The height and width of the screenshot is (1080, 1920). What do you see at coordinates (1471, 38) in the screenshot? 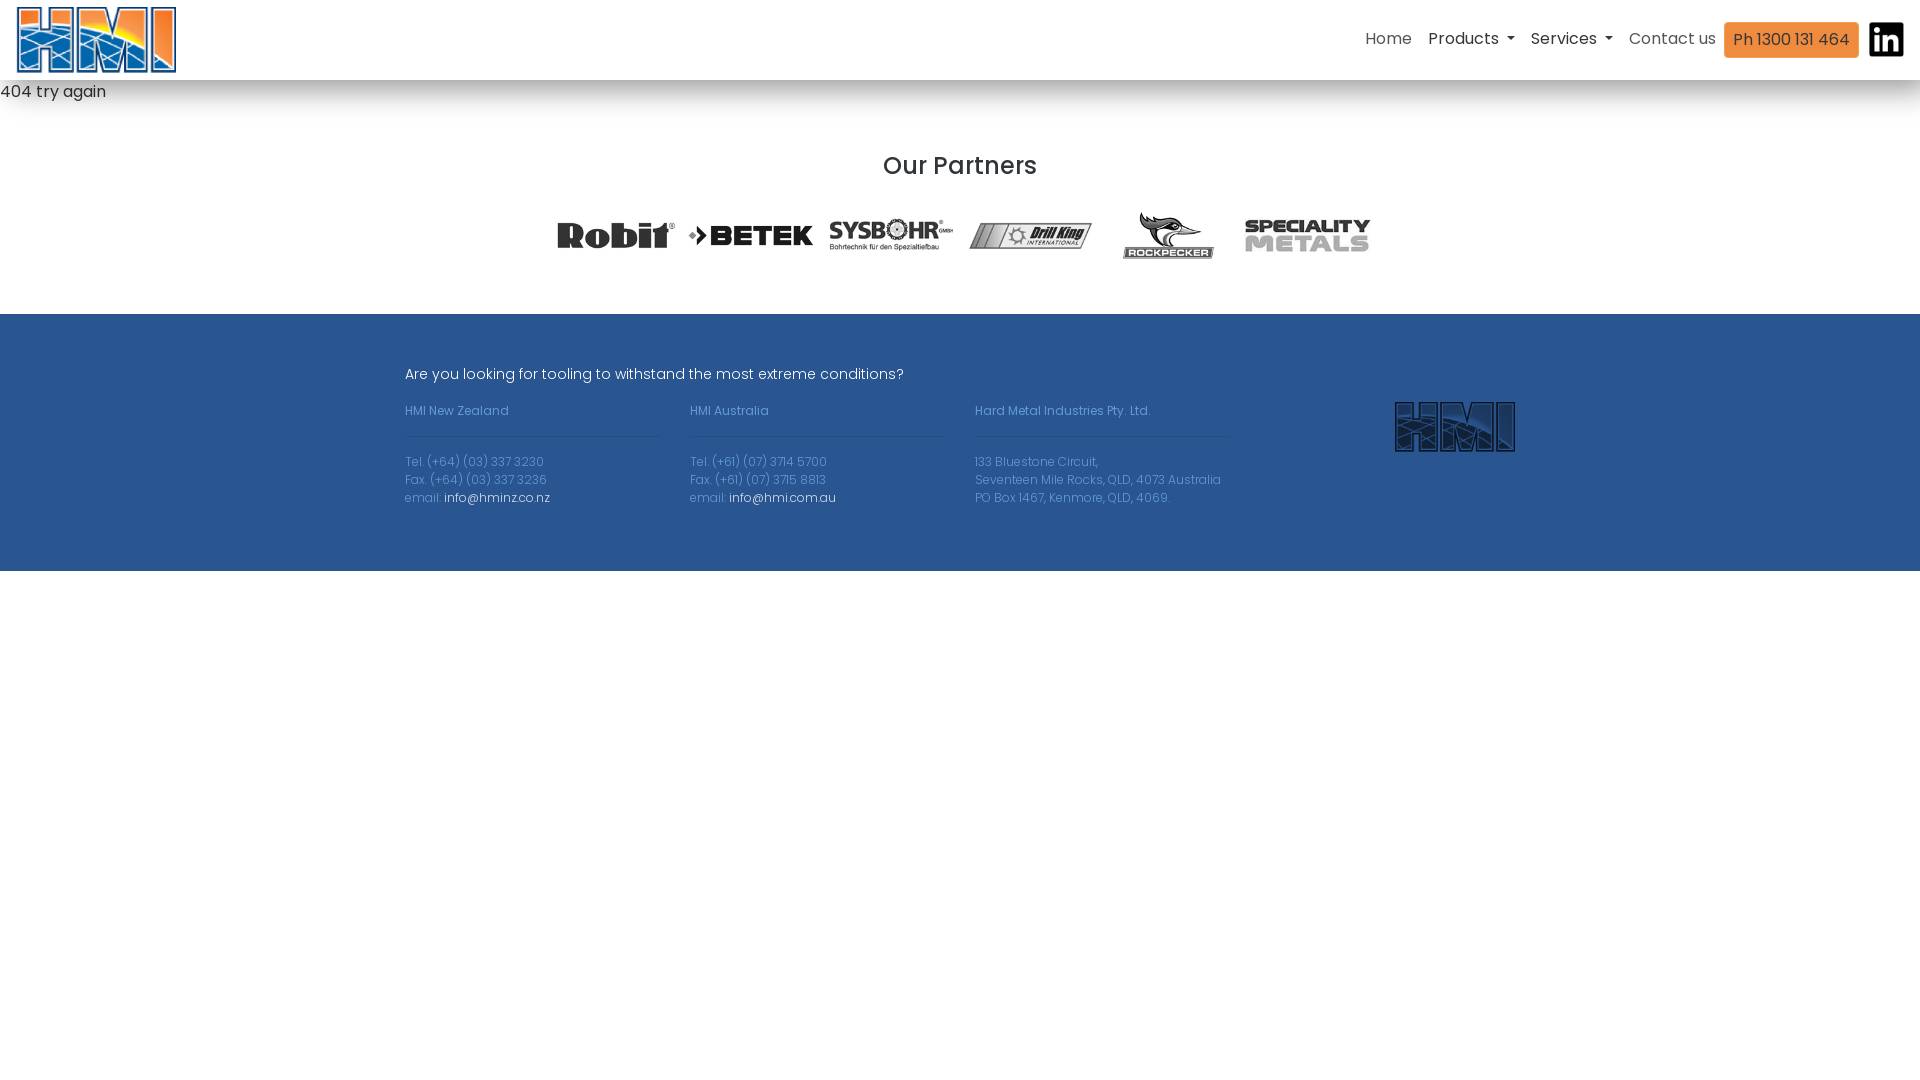
I see `'Products'` at bounding box center [1471, 38].